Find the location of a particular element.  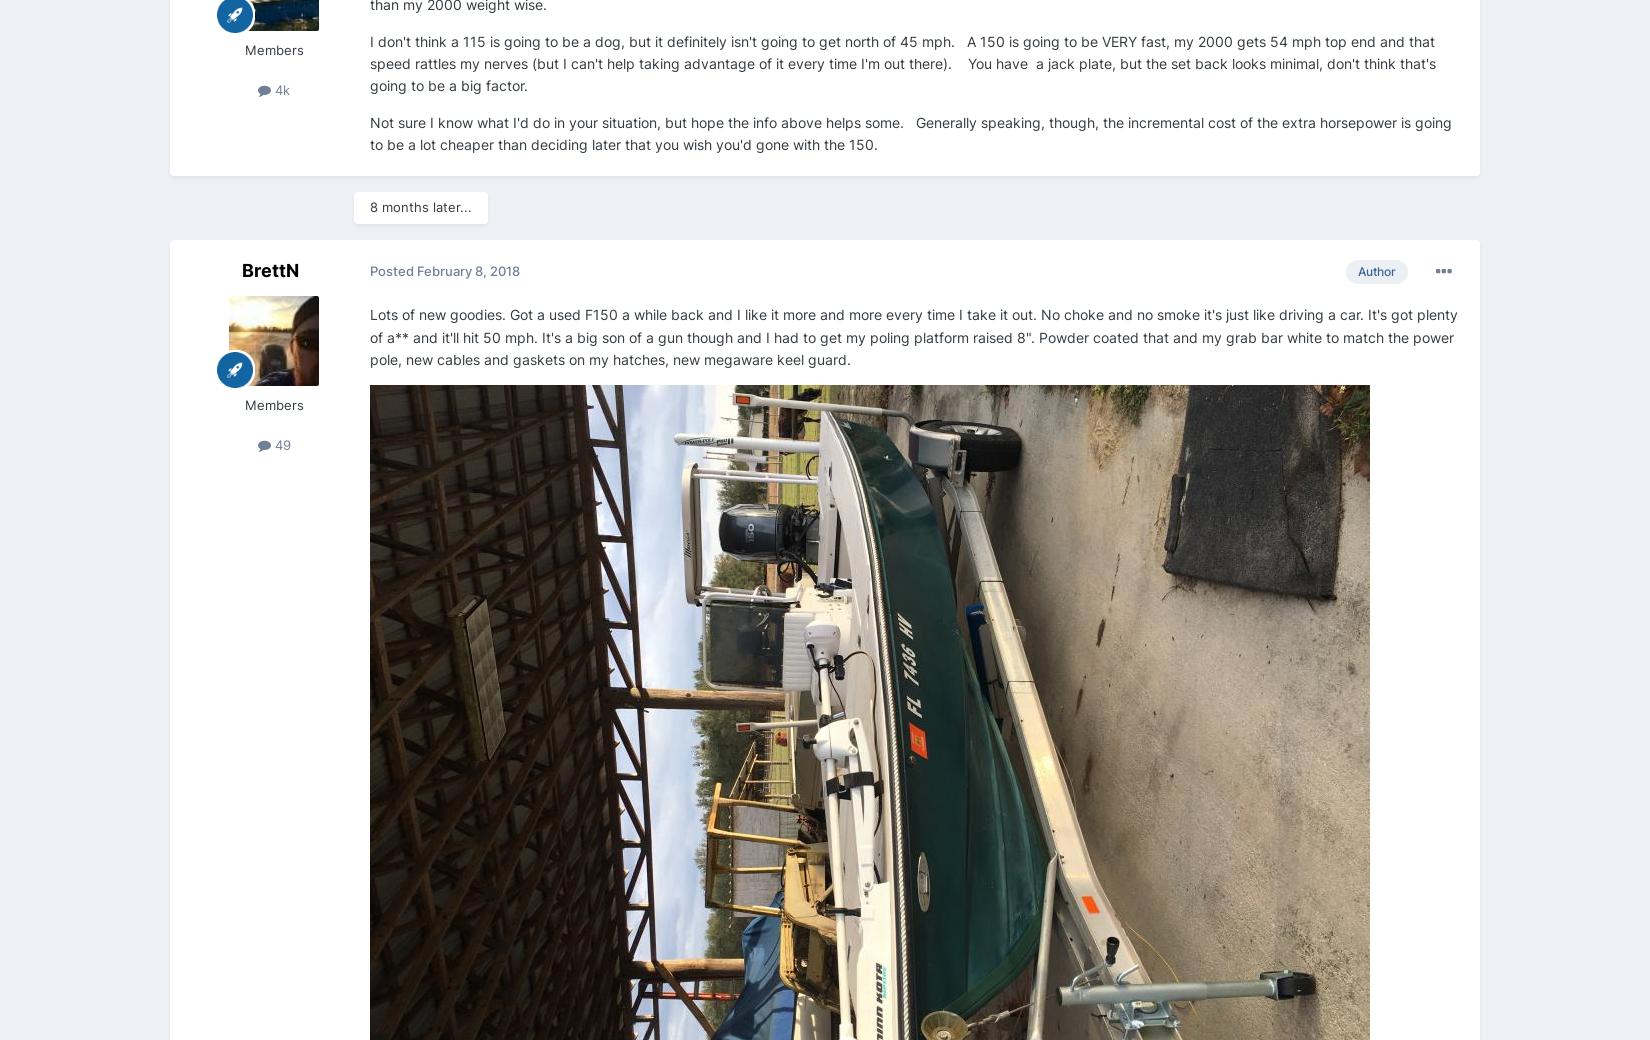

'Posted' is located at coordinates (393, 270).